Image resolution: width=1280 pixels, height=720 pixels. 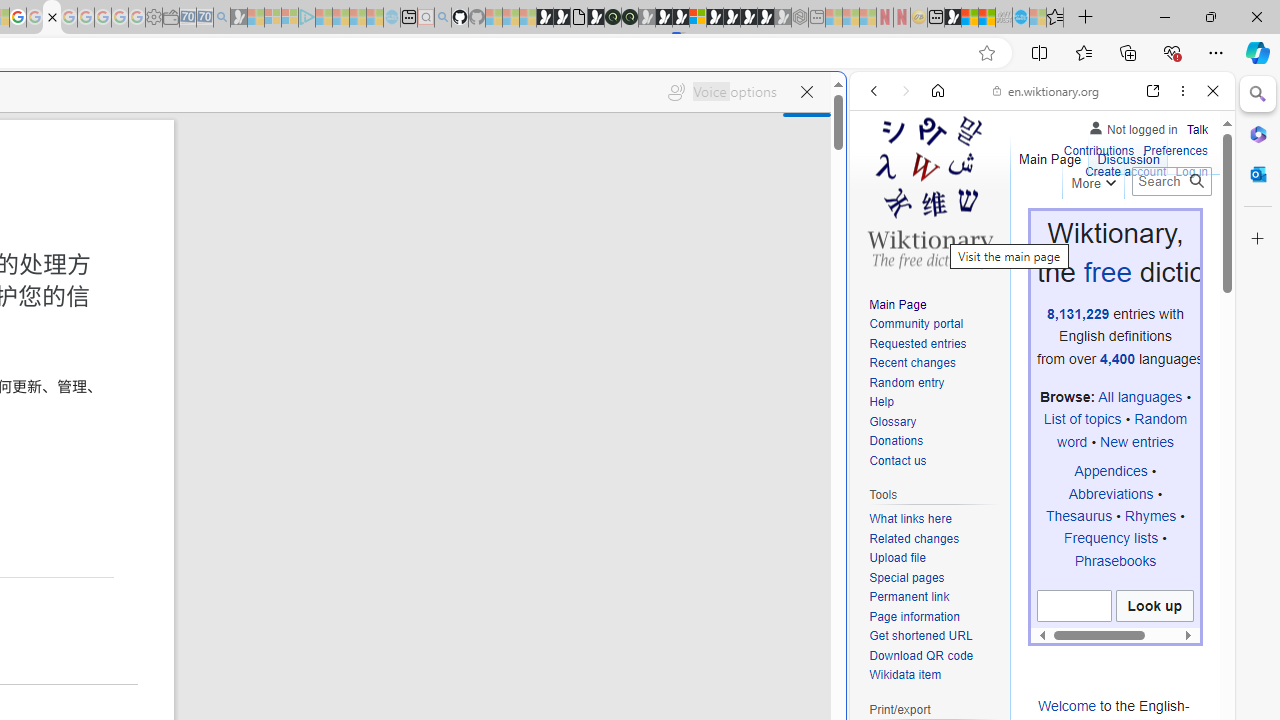 What do you see at coordinates (934, 383) in the screenshot?
I see `'Random entry'` at bounding box center [934, 383].